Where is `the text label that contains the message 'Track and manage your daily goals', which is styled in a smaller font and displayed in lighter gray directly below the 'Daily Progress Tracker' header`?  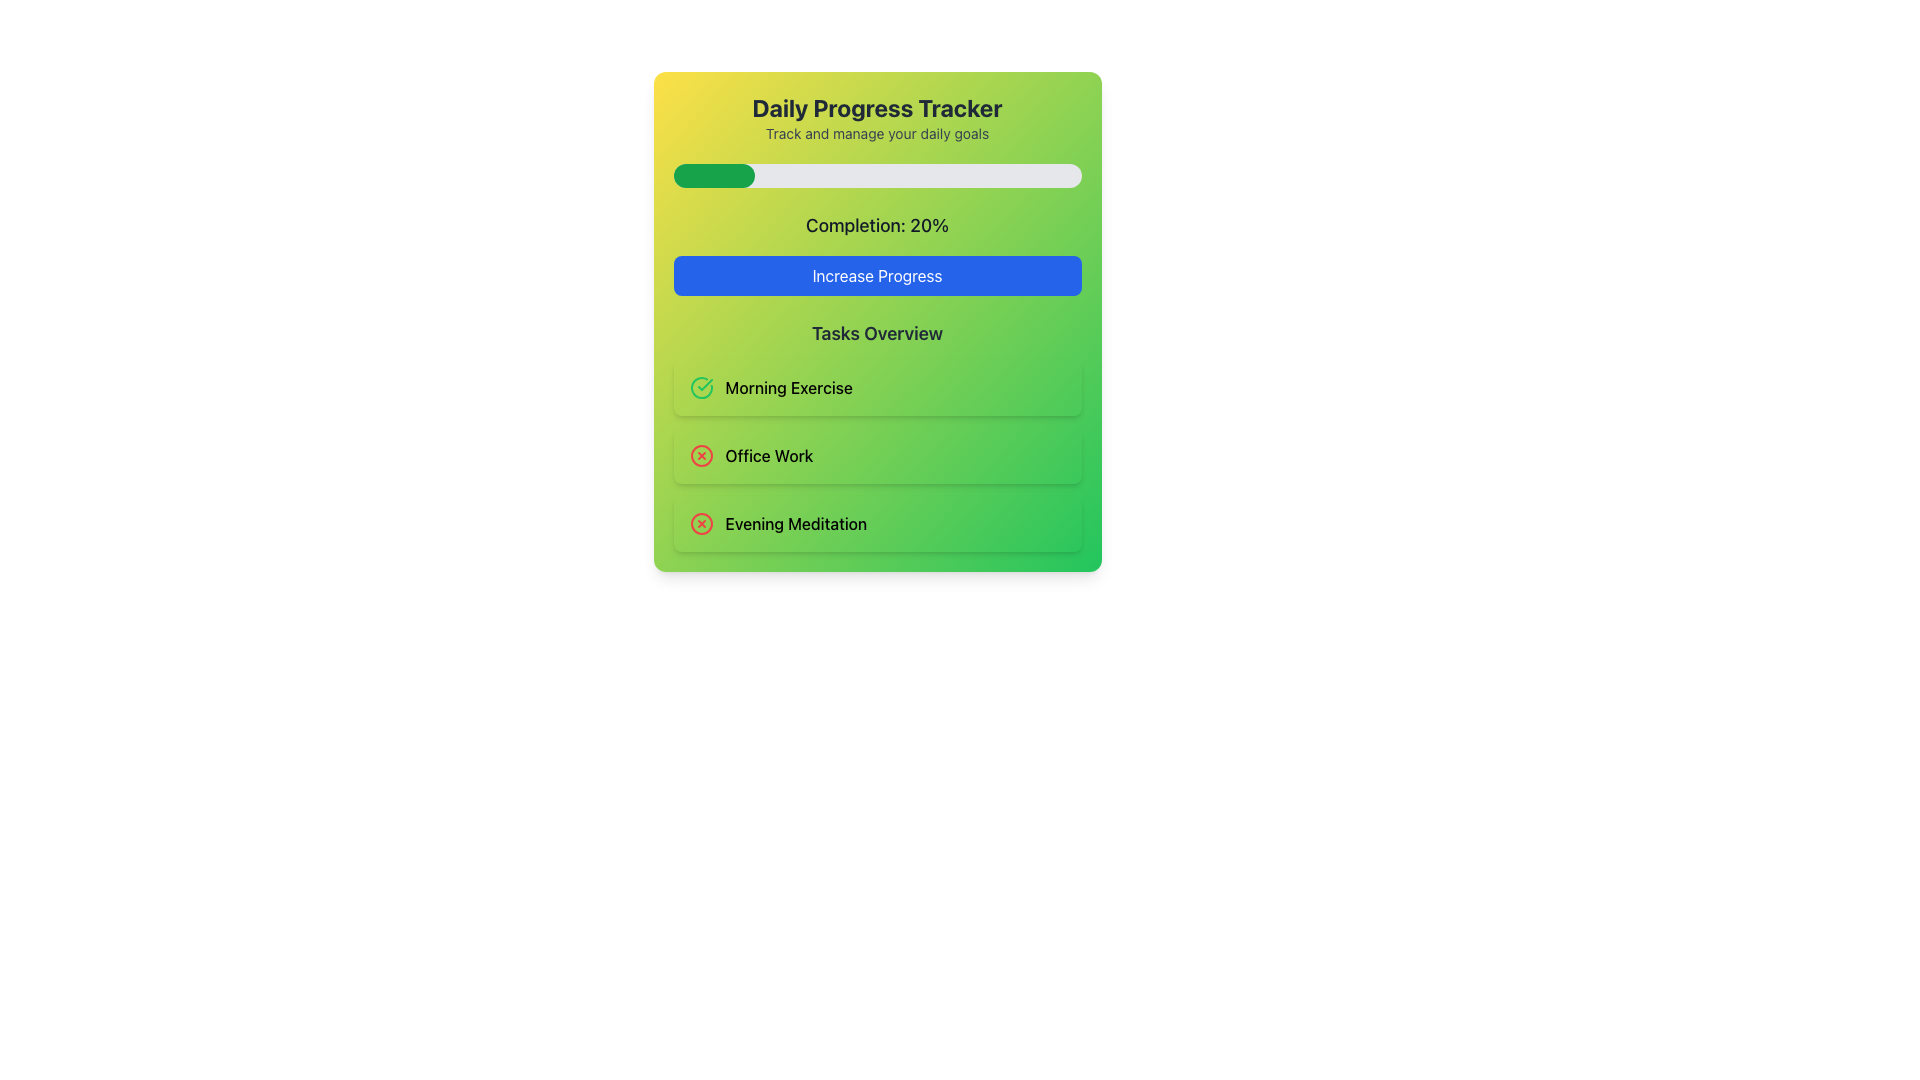 the text label that contains the message 'Track and manage your daily goals', which is styled in a smaller font and displayed in lighter gray directly below the 'Daily Progress Tracker' header is located at coordinates (877, 134).